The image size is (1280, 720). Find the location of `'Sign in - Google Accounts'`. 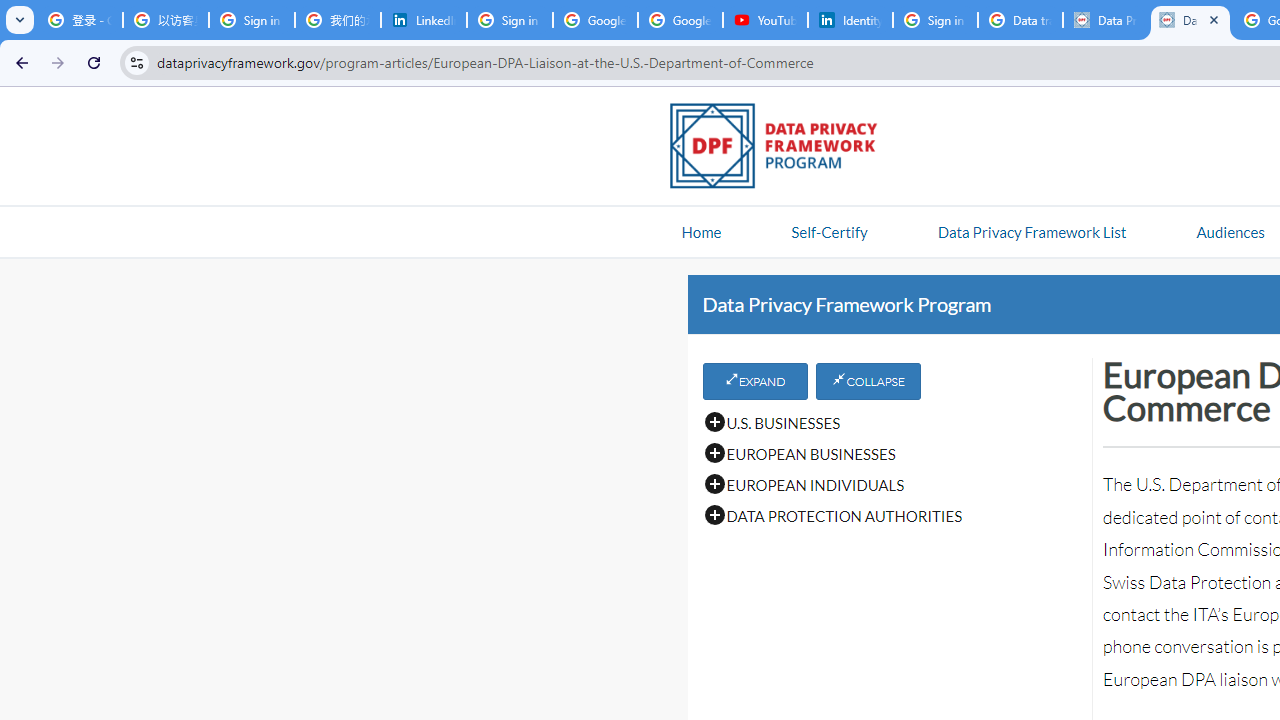

'Sign in - Google Accounts' is located at coordinates (934, 20).